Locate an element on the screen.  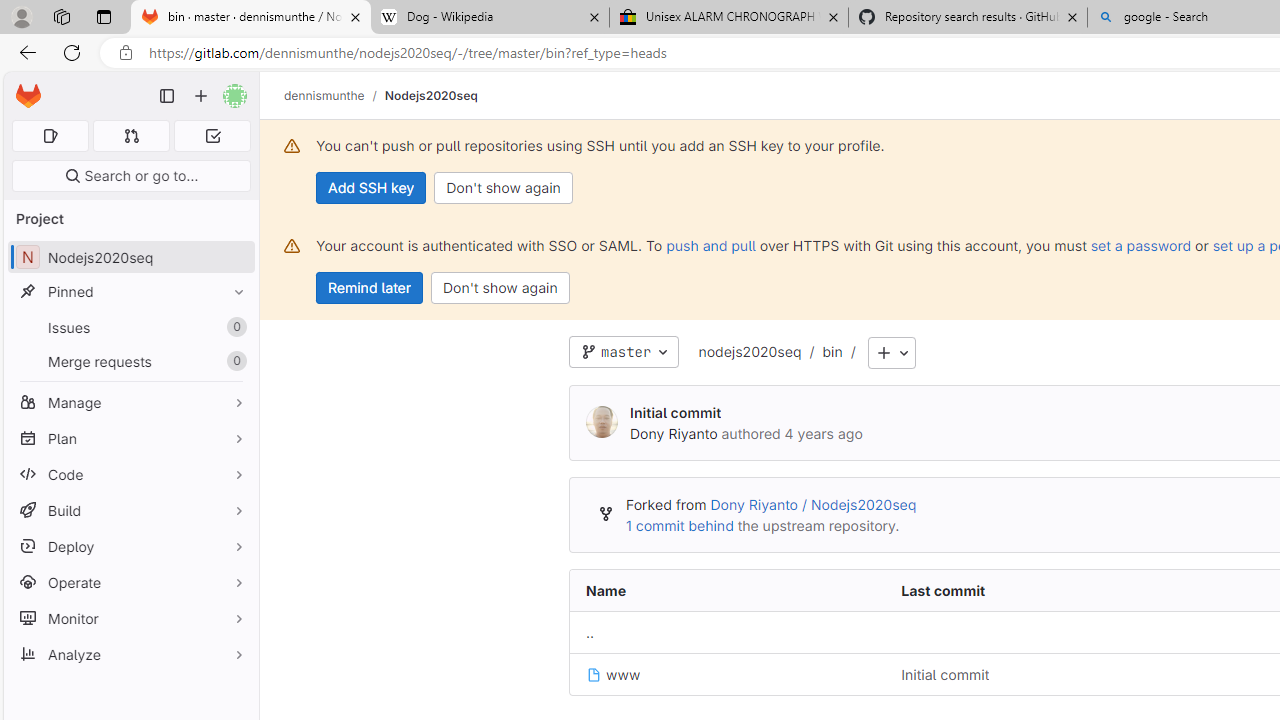
'Initial commit' is located at coordinates (944, 675).